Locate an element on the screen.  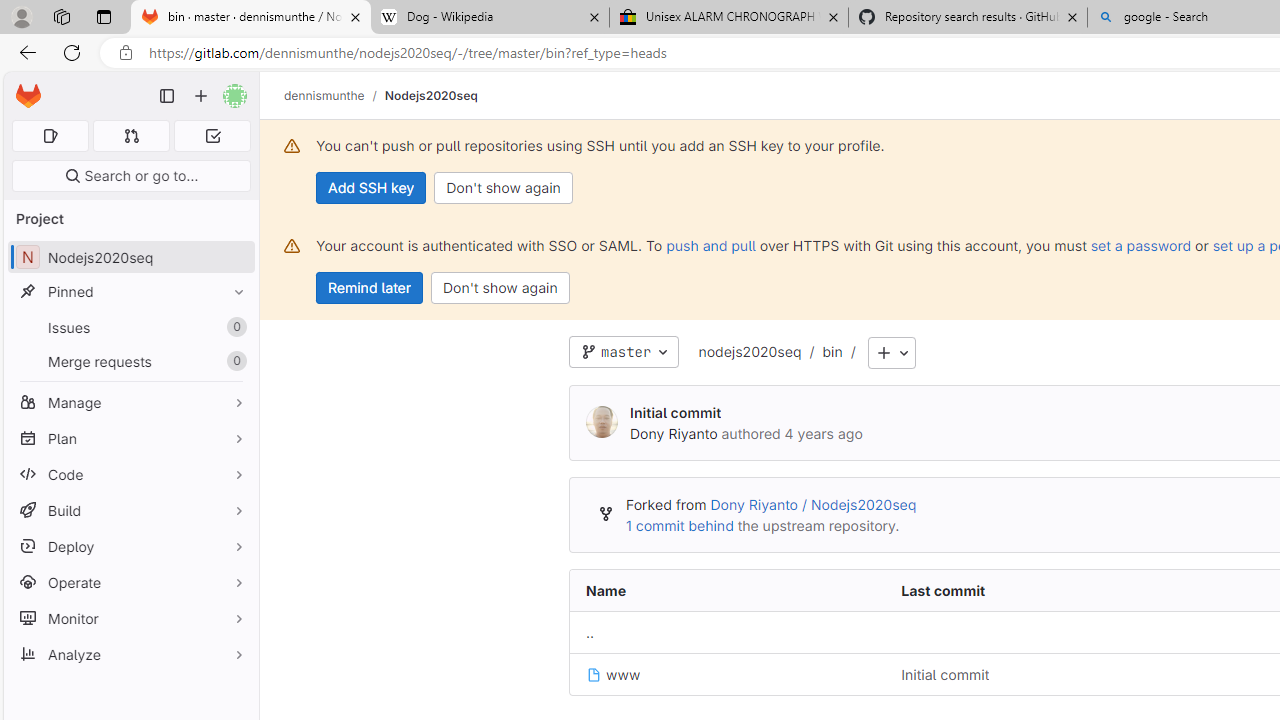
'Initial commit' is located at coordinates (944, 675).